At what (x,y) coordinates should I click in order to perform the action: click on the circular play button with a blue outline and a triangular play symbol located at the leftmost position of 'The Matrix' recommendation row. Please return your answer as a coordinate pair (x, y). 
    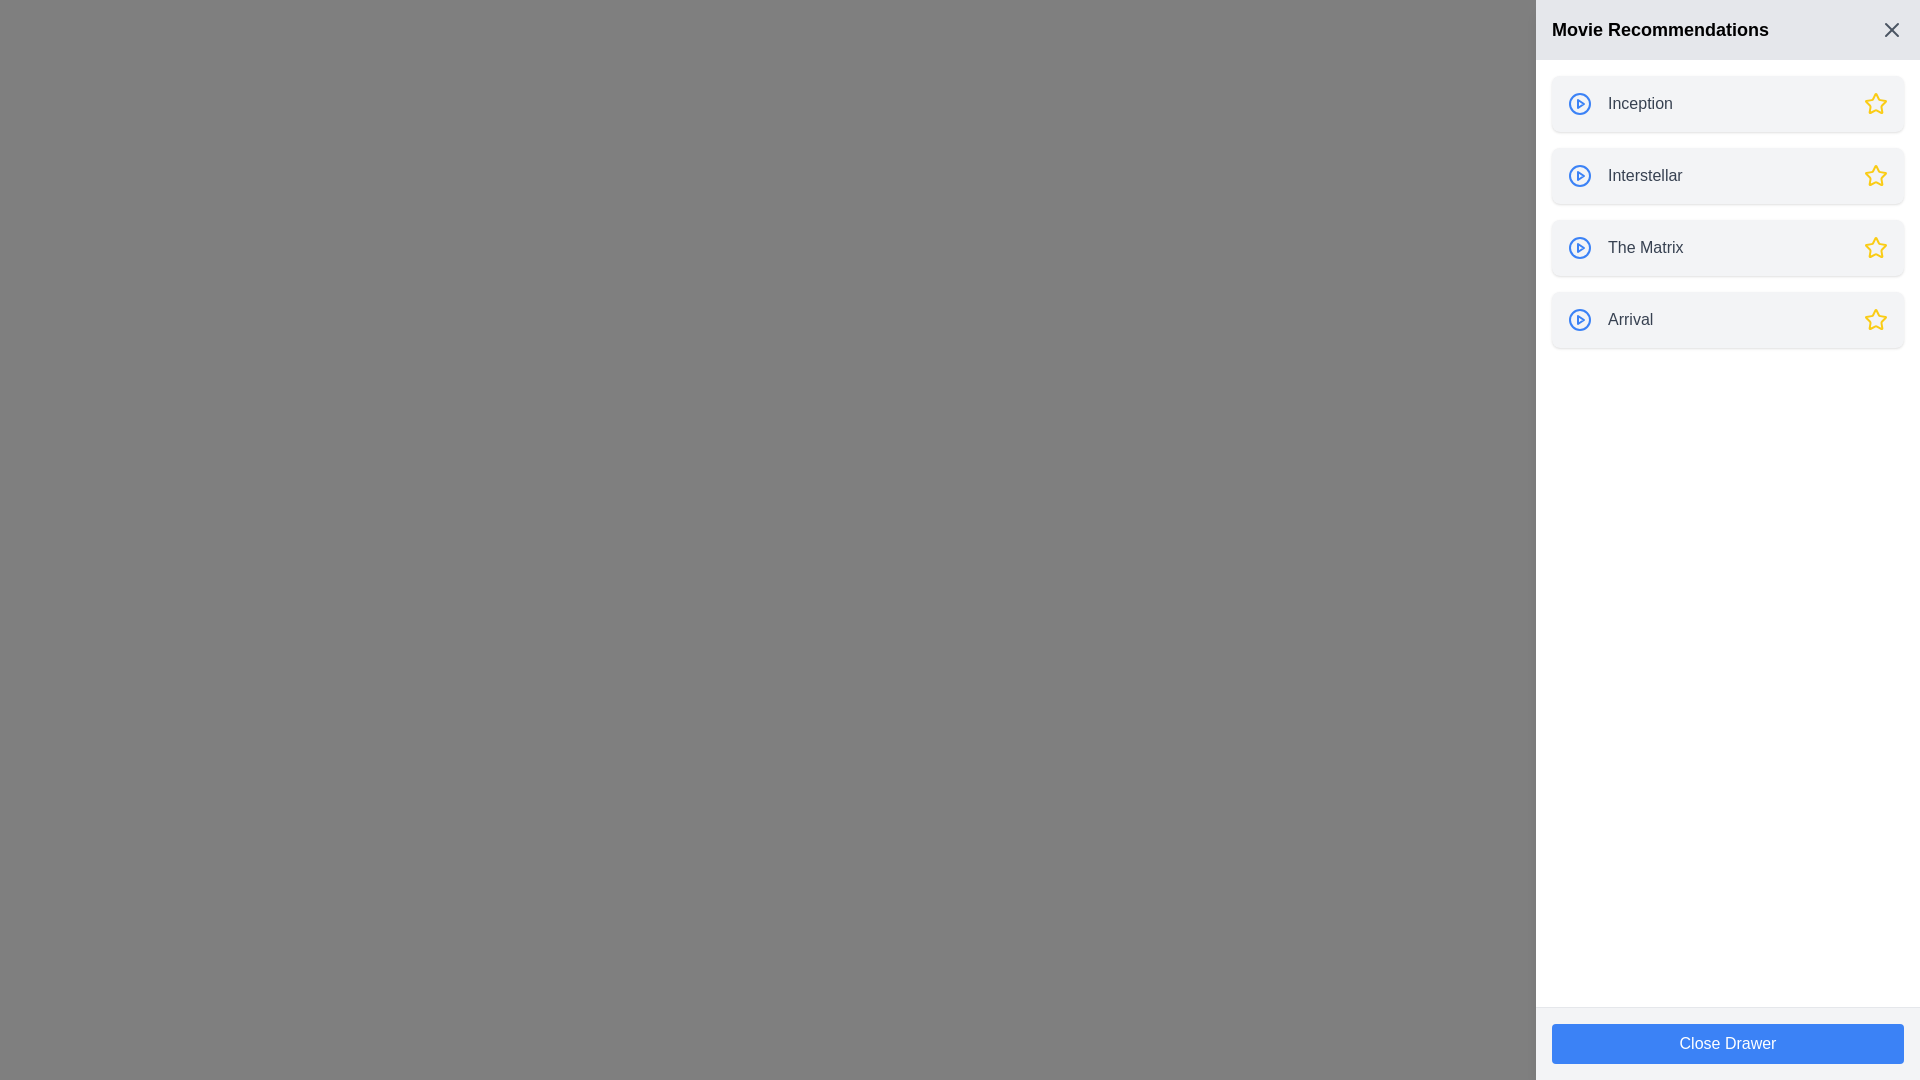
    Looking at the image, I should click on (1578, 246).